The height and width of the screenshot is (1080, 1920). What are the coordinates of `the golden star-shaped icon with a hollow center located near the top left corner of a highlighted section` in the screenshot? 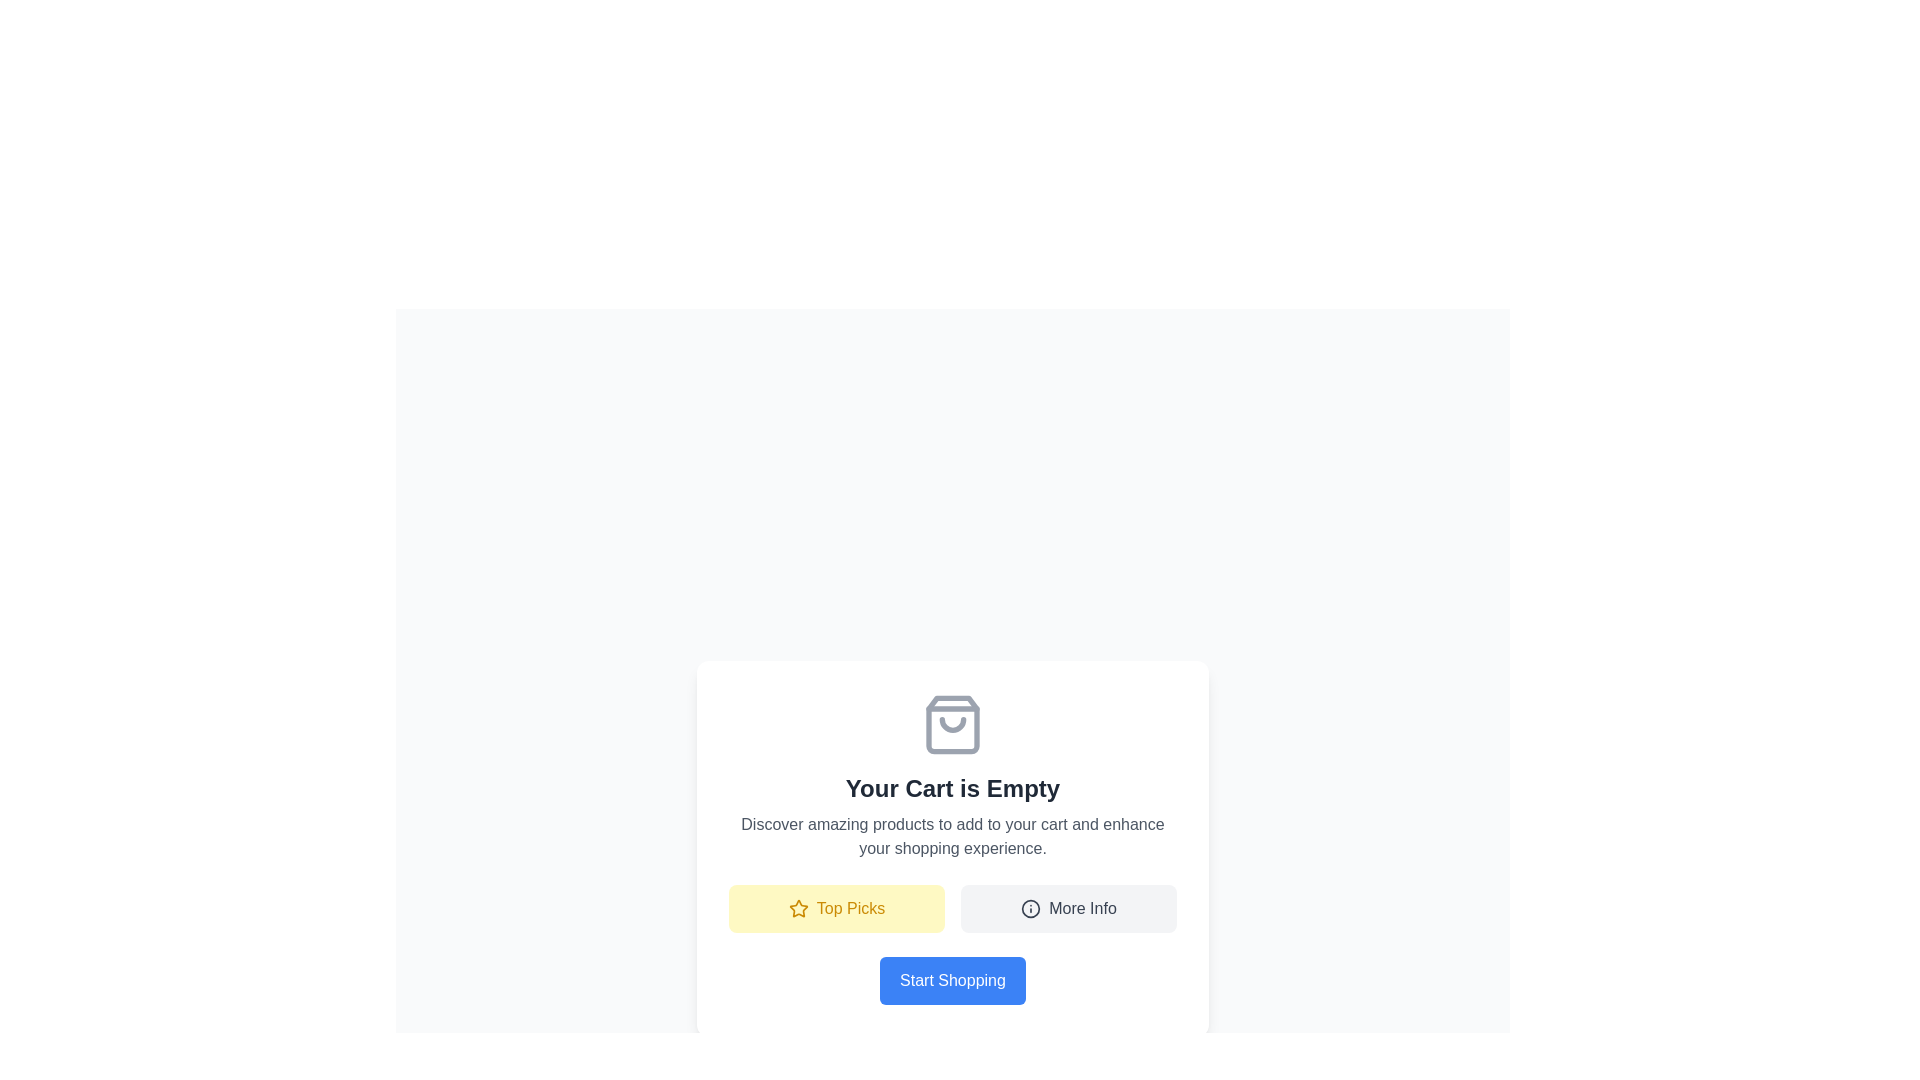 It's located at (797, 908).